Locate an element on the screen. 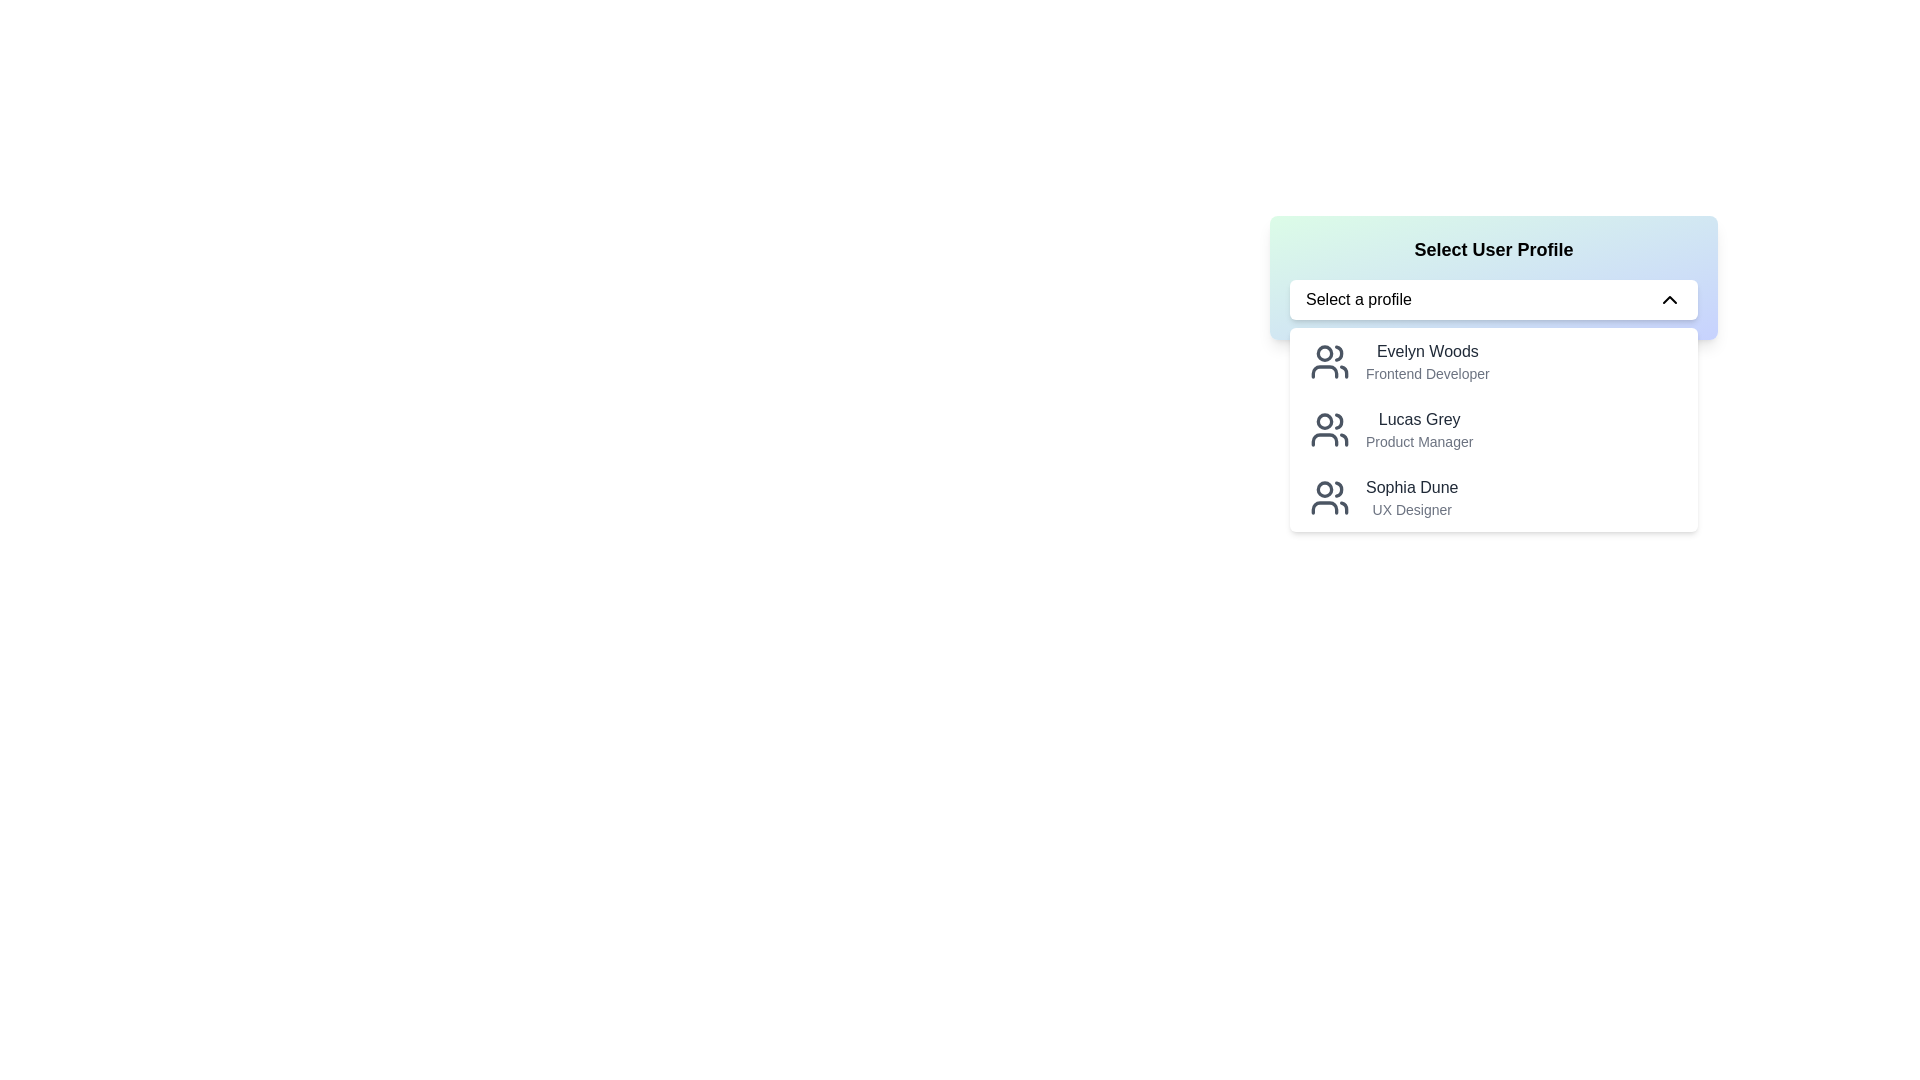  the text label that prompts the user to select a profile, which is located in the left section of the dropdown component, aligned with a chevron icon is located at coordinates (1358, 300).